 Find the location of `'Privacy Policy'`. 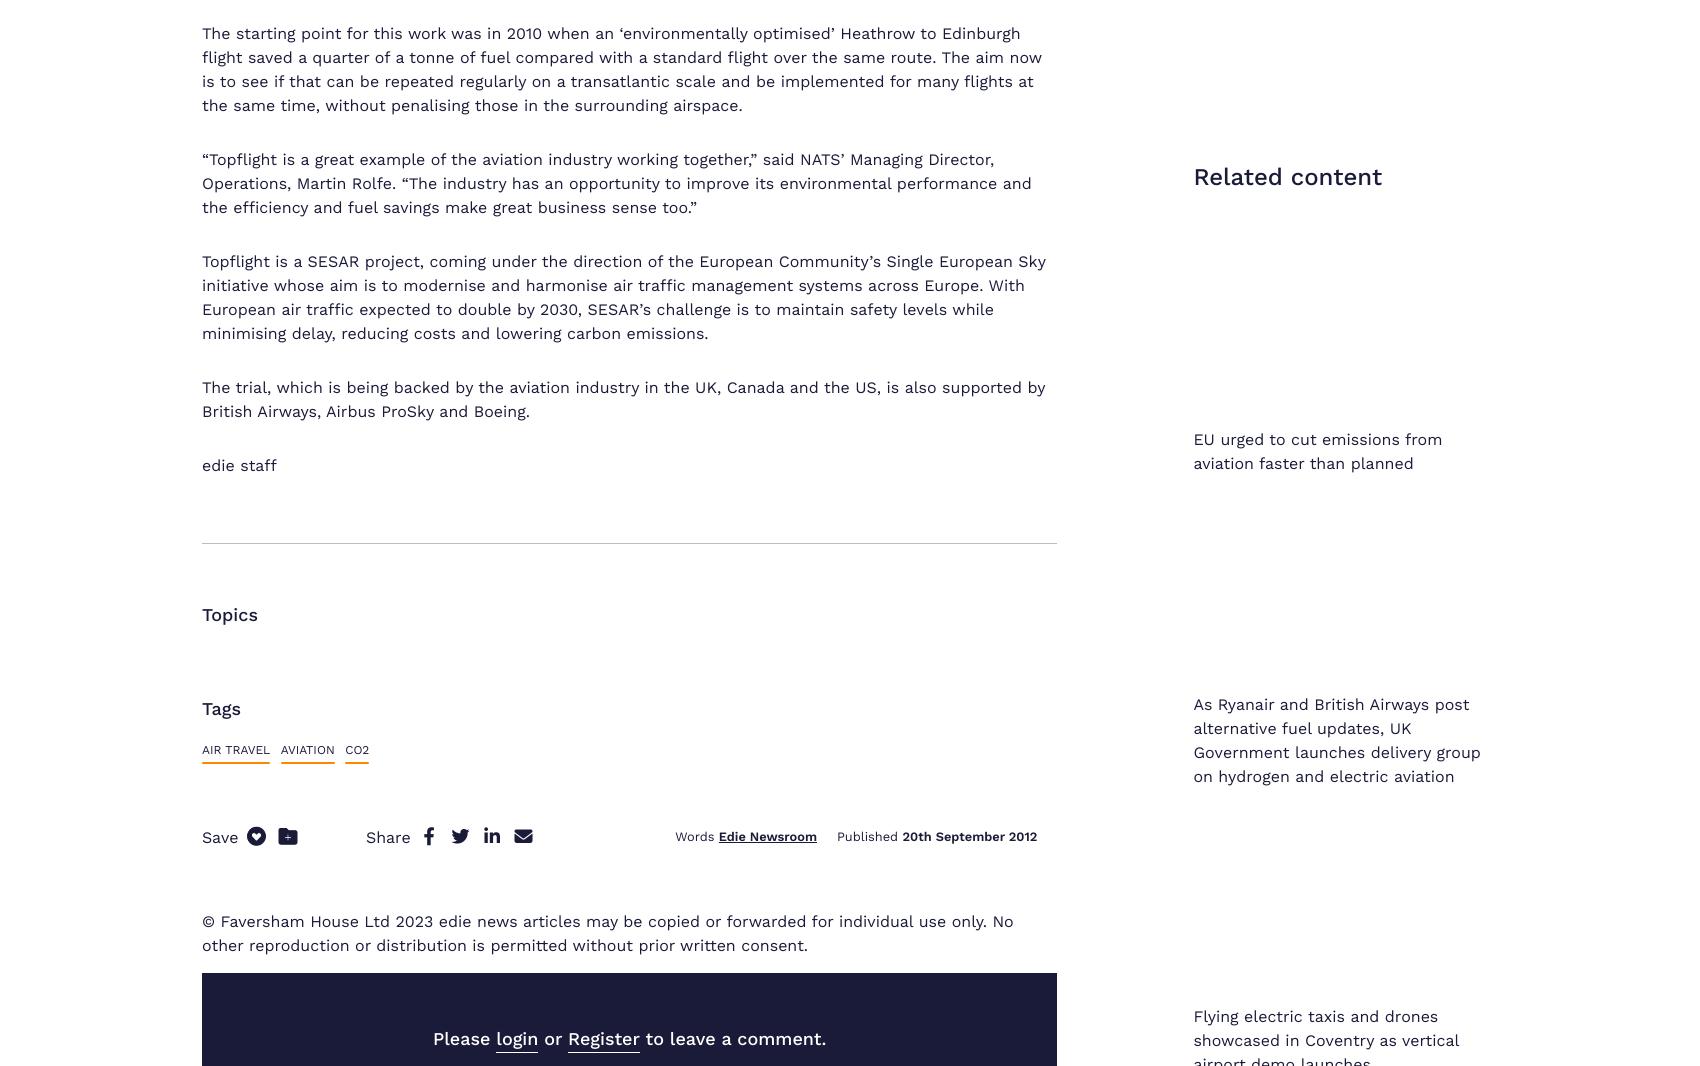

'Privacy Policy' is located at coordinates (1355, 751).